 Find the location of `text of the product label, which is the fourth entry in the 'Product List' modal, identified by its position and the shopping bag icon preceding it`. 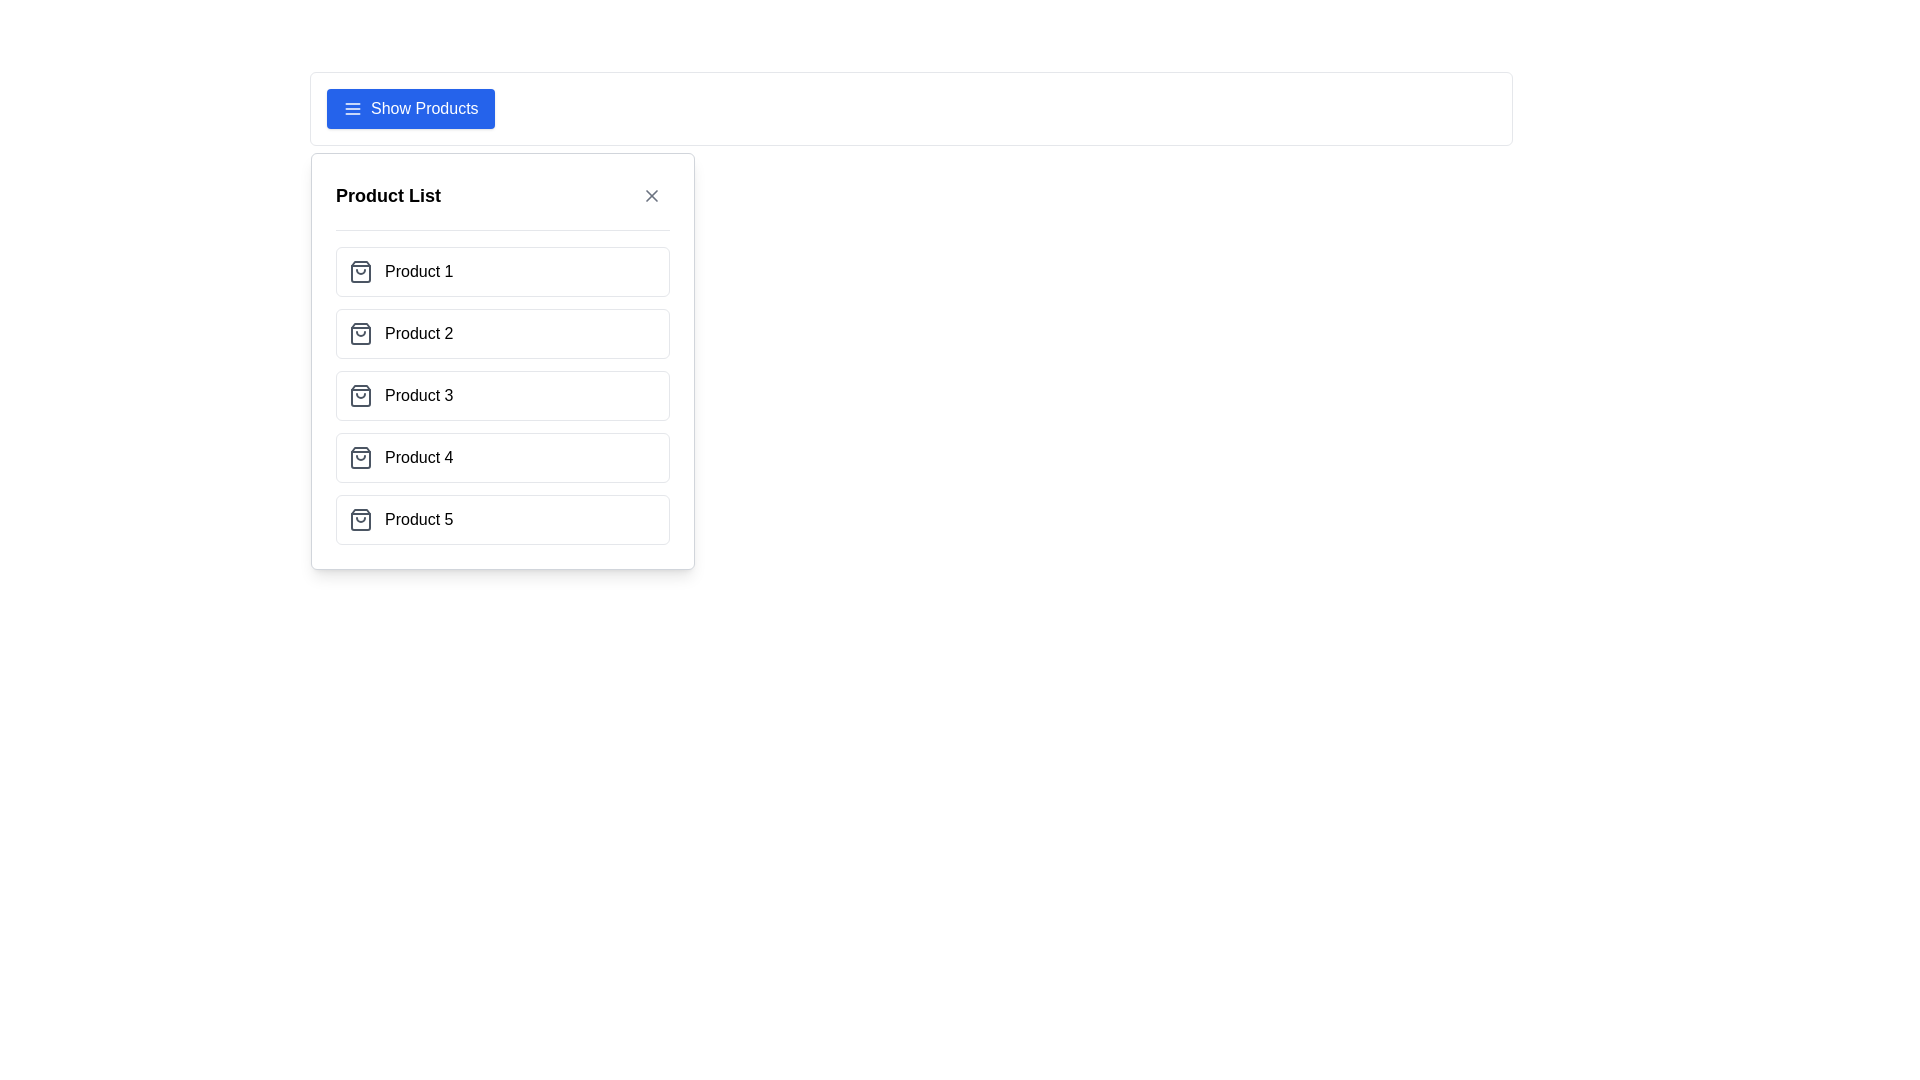

text of the product label, which is the fourth entry in the 'Product List' modal, identified by its position and the shopping bag icon preceding it is located at coordinates (418, 458).